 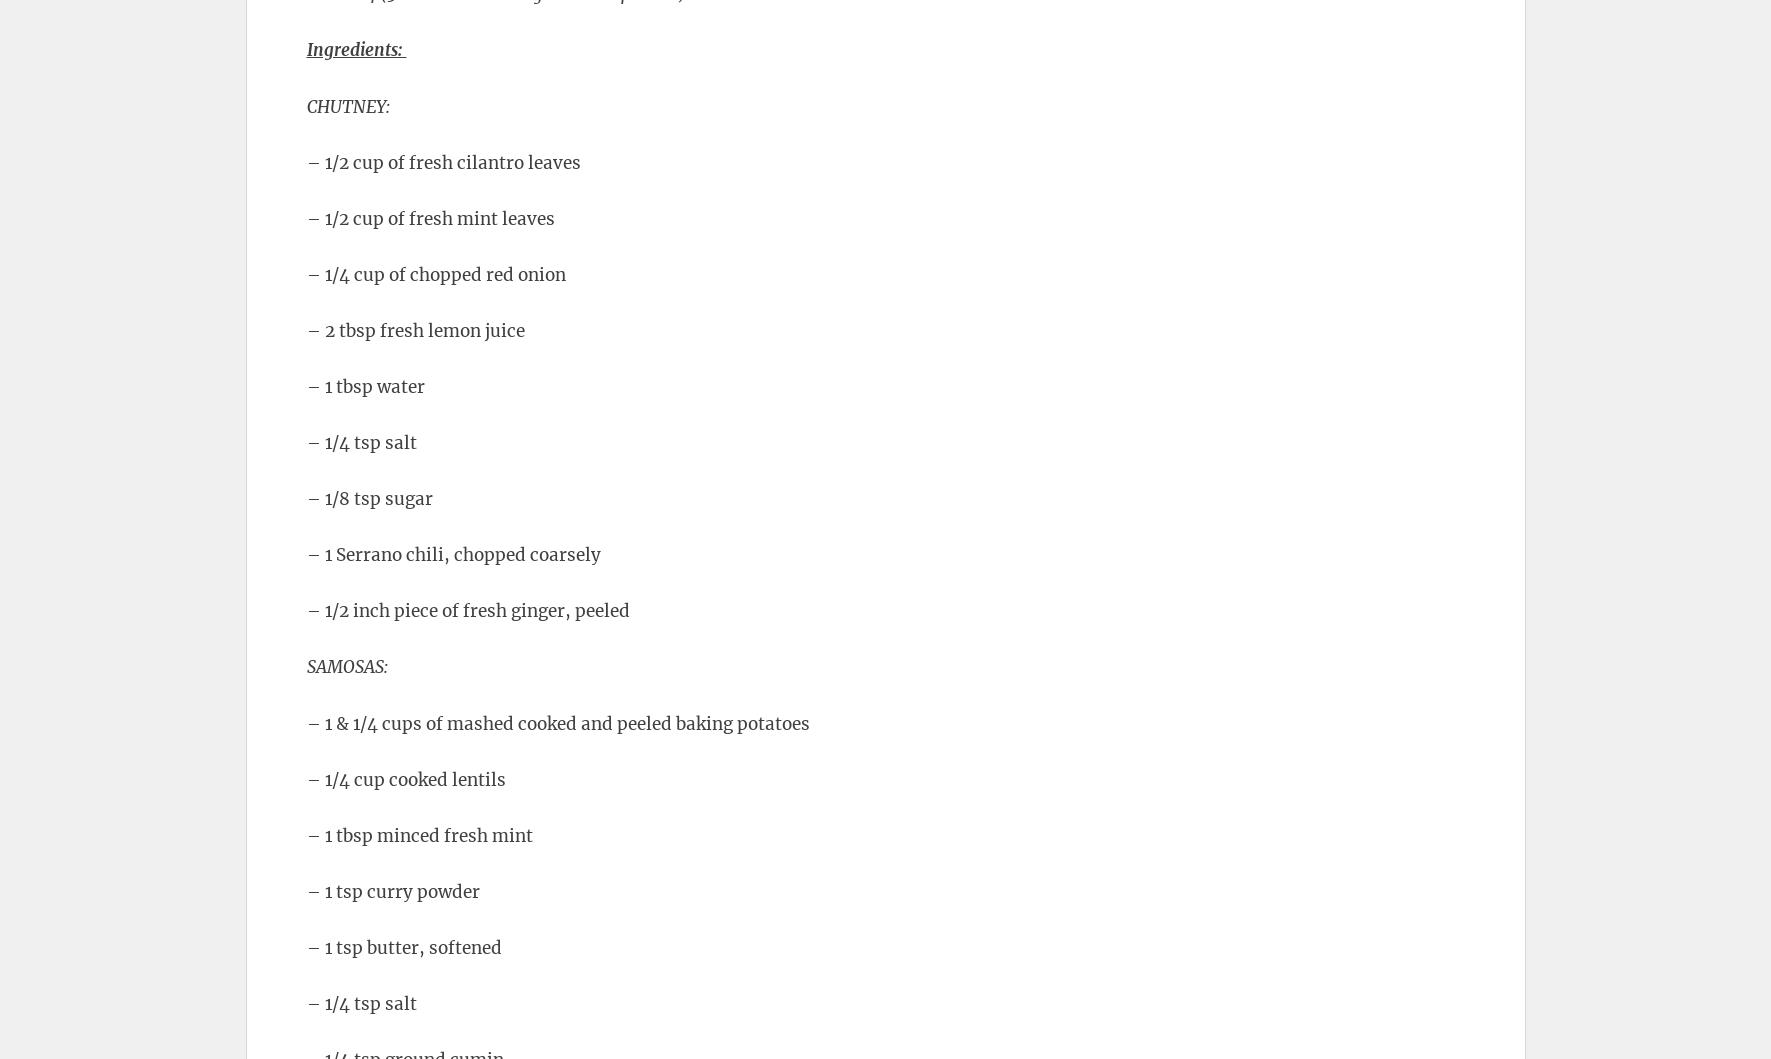 I want to click on '– 1/2 inch piece of fresh ginger, peeled', so click(x=467, y=610).